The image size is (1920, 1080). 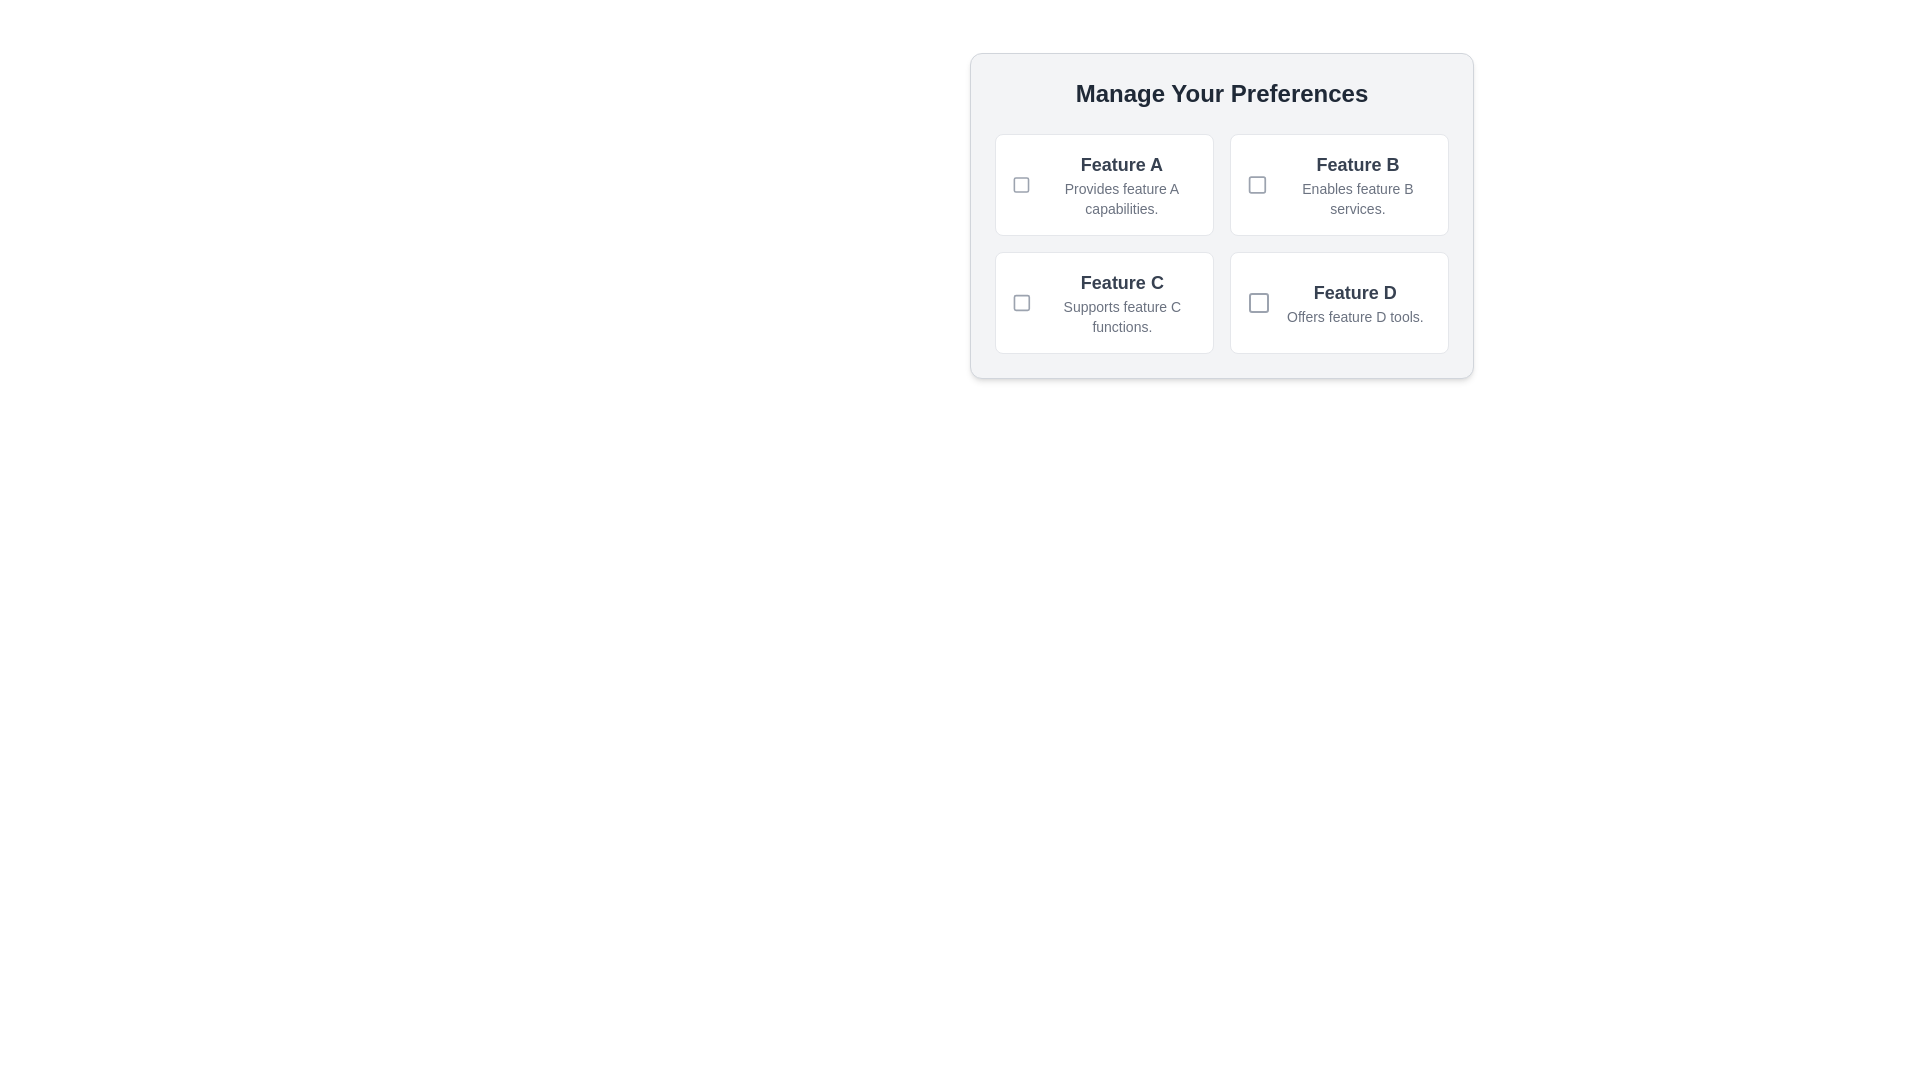 I want to click on text content of the Information display, which is the first card in the grid located in the top-left corner, so click(x=1121, y=185).